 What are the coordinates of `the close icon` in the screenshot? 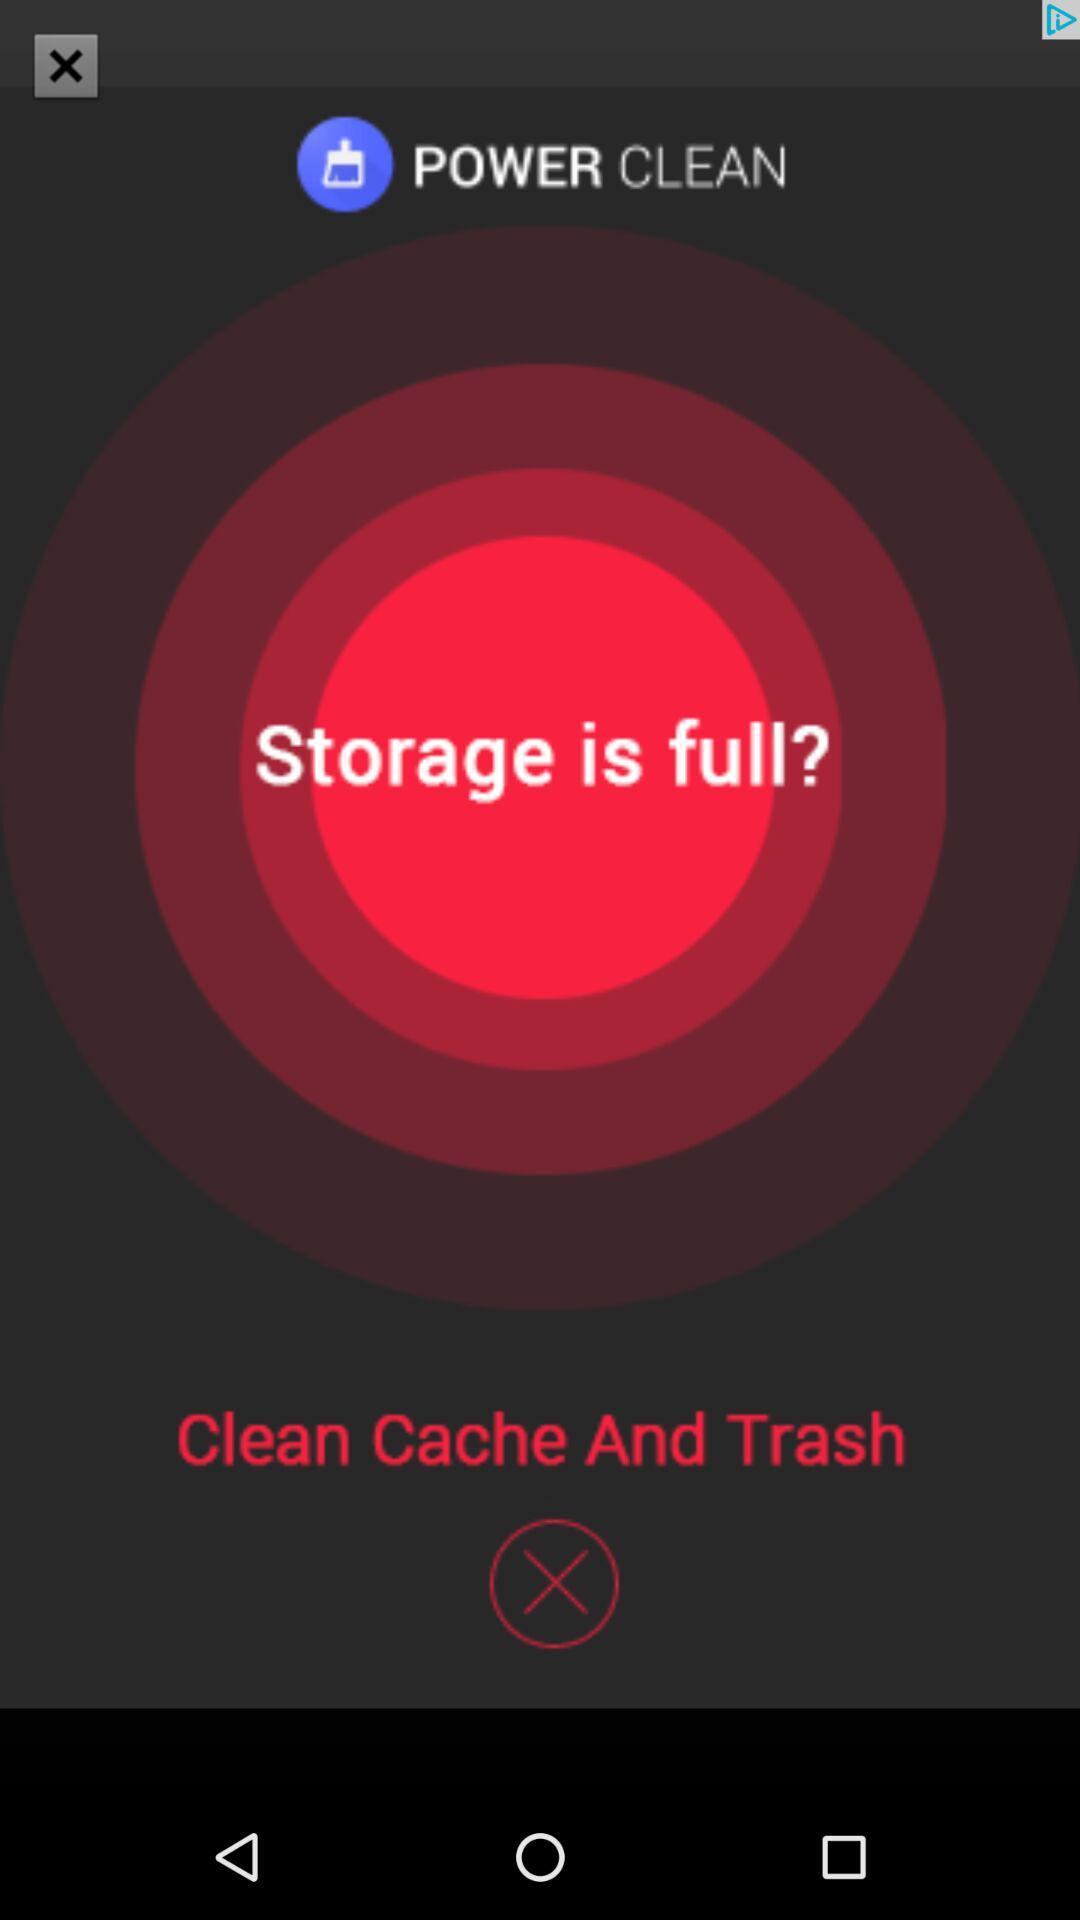 It's located at (64, 70).